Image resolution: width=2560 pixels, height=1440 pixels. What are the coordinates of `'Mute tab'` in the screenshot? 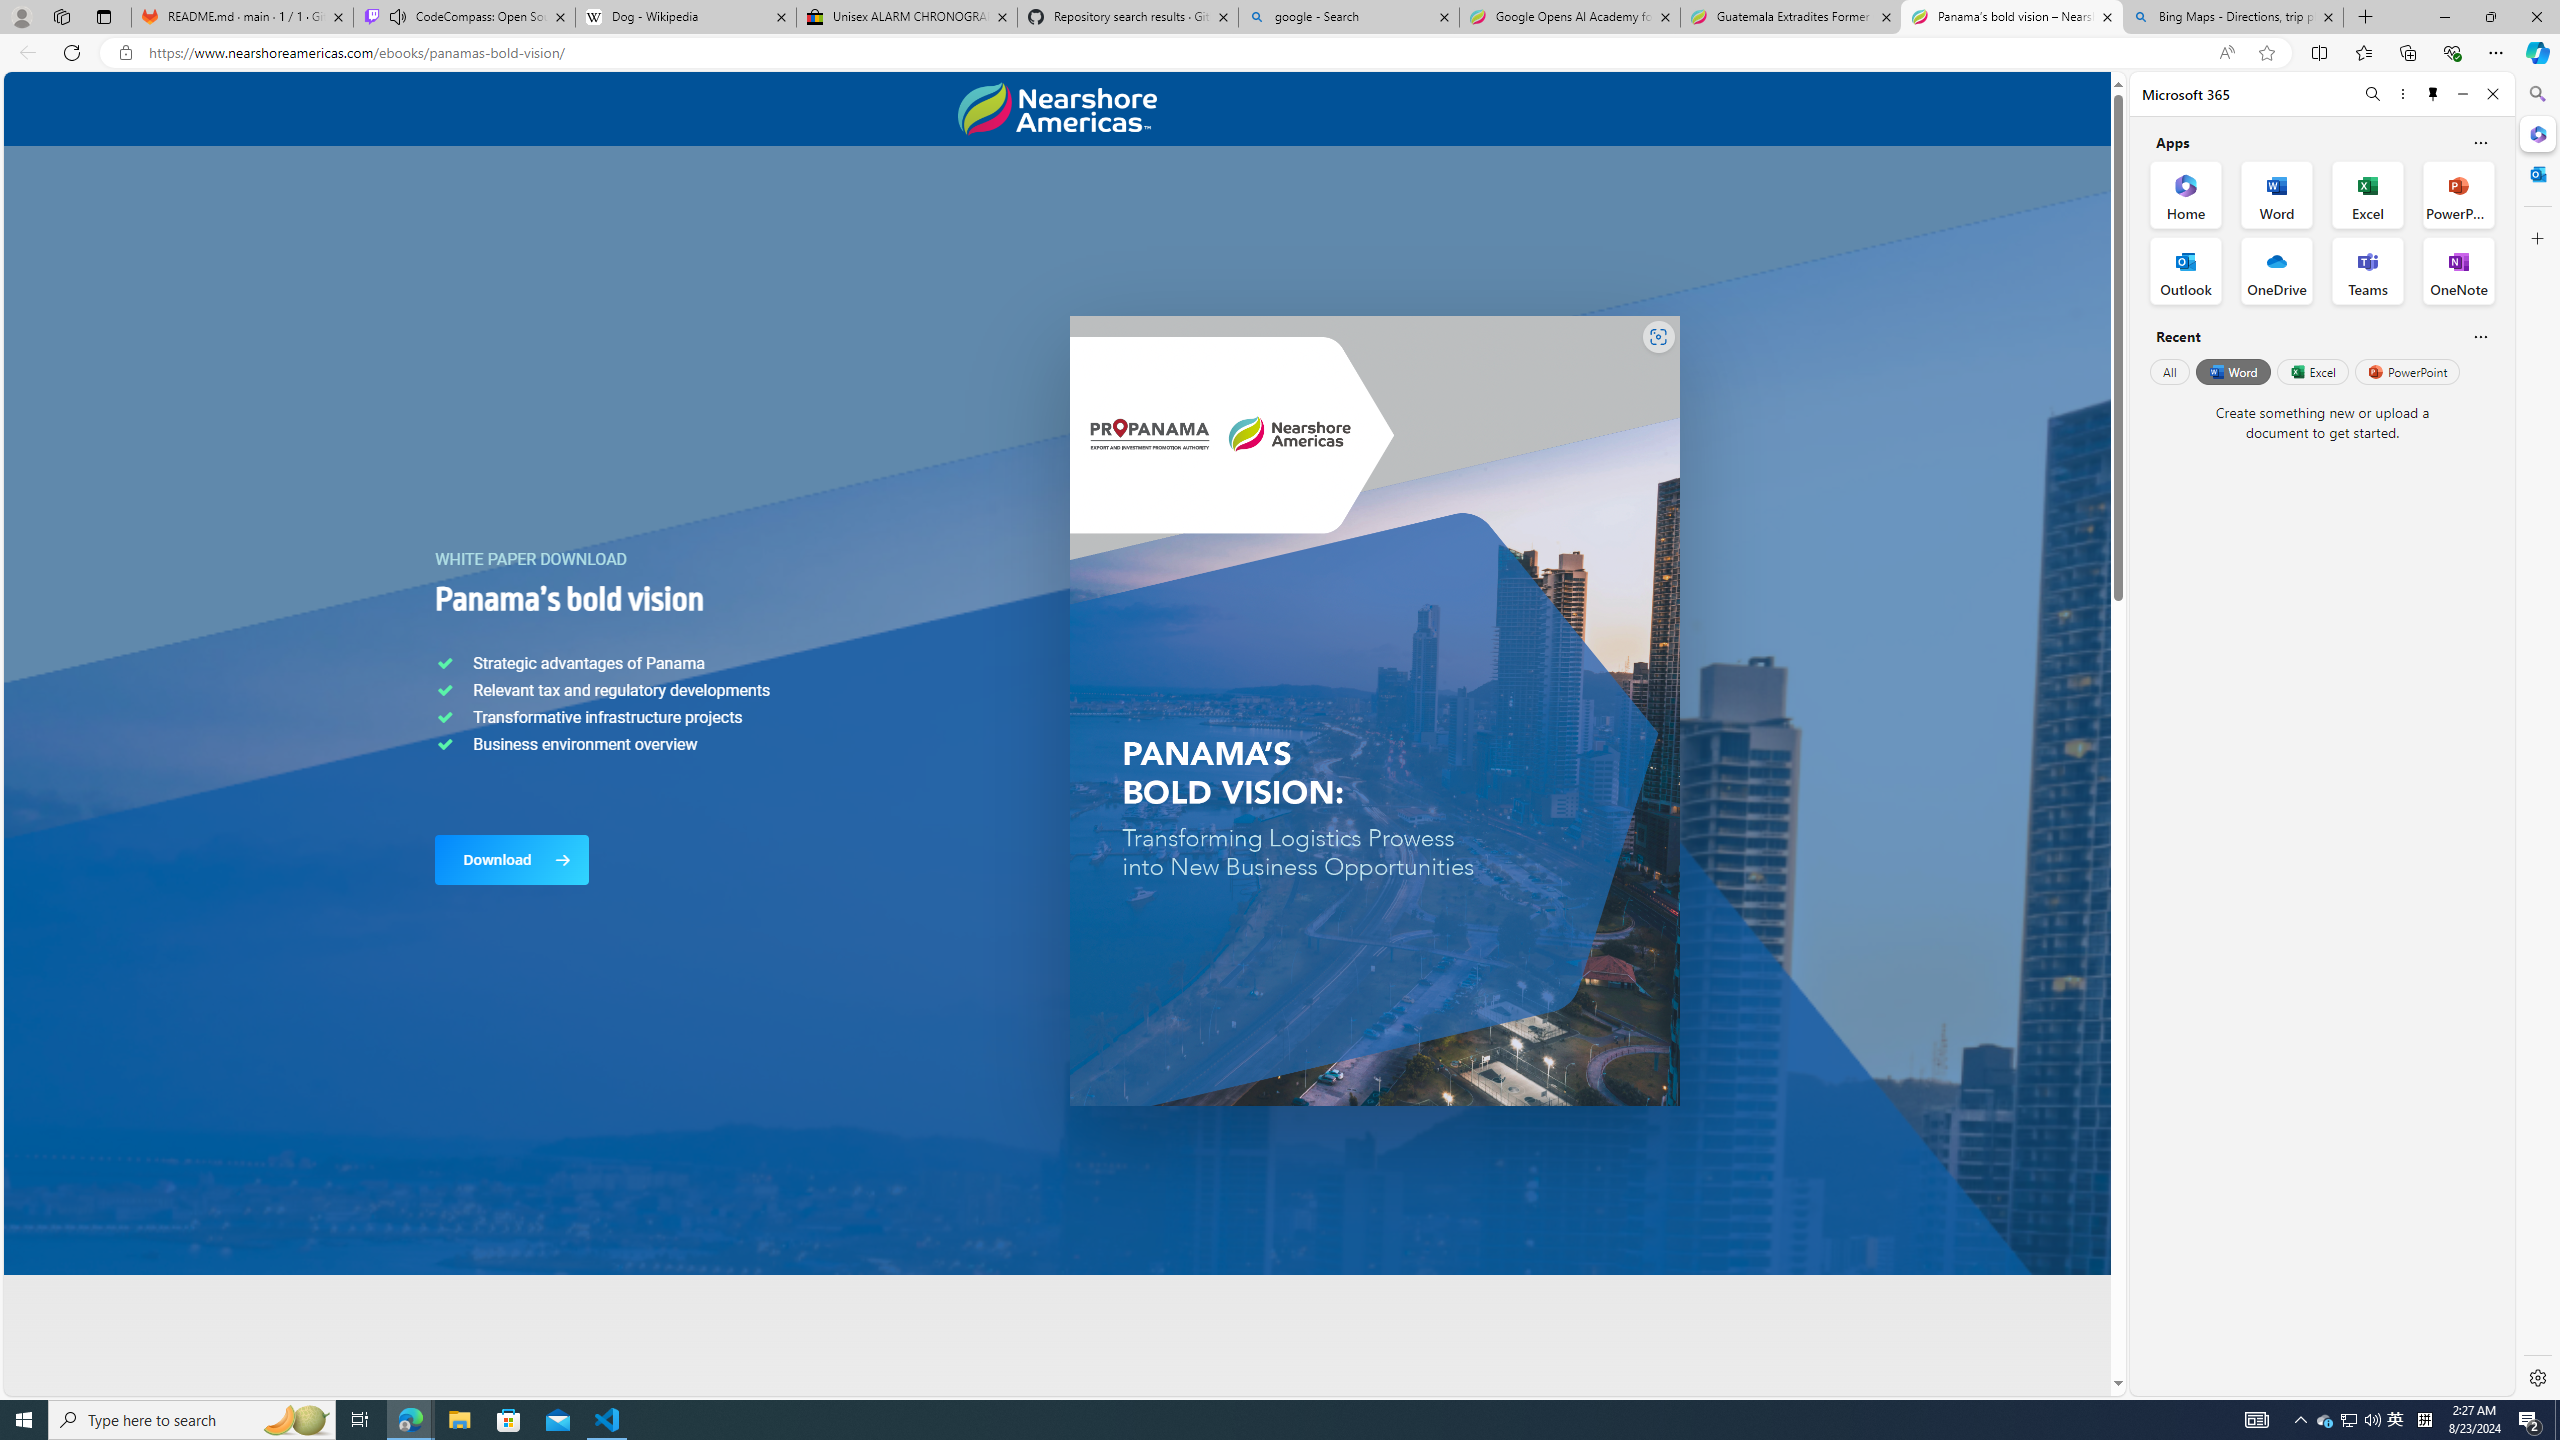 It's located at (398, 15).